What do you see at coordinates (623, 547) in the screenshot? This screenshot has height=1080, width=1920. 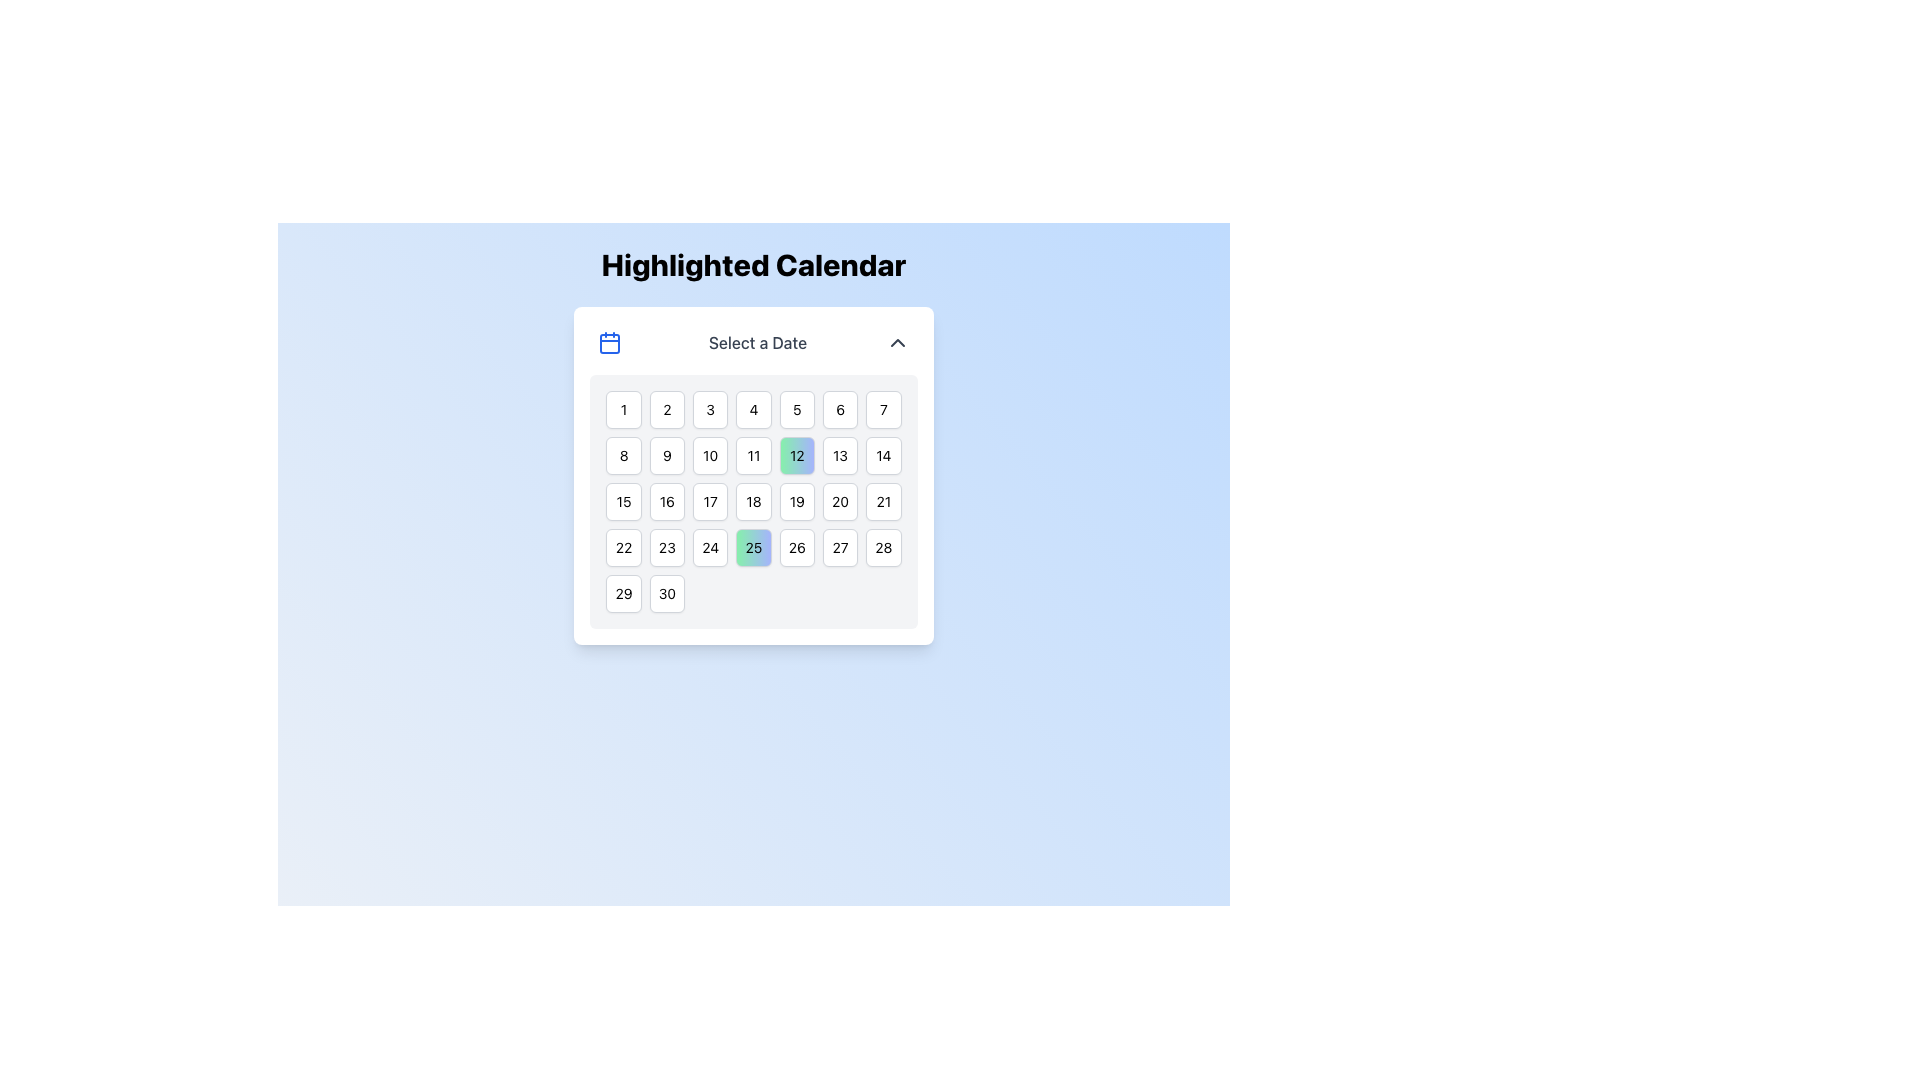 I see `the button representing the date 22nd in the calendar component located in the seventh row and first column of the grid` at bounding box center [623, 547].